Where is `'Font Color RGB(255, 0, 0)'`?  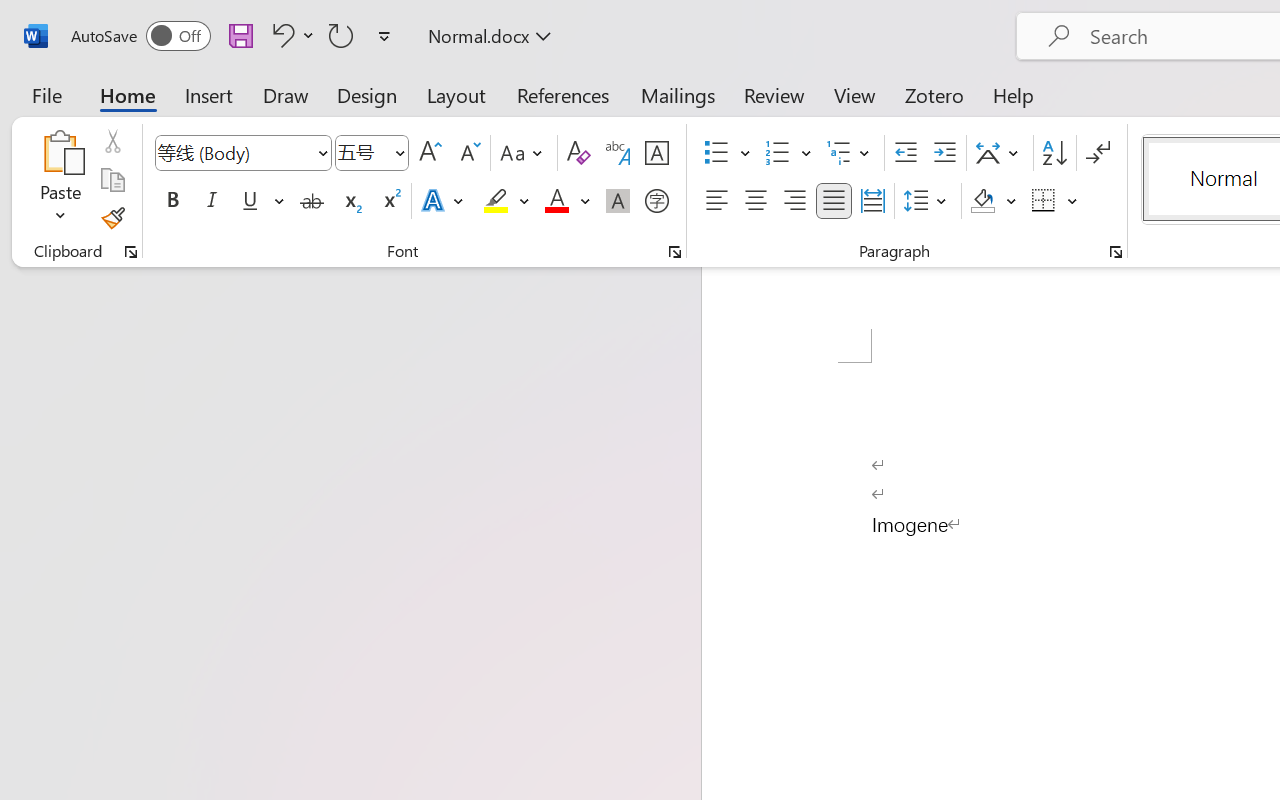 'Font Color RGB(255, 0, 0)' is located at coordinates (556, 201).